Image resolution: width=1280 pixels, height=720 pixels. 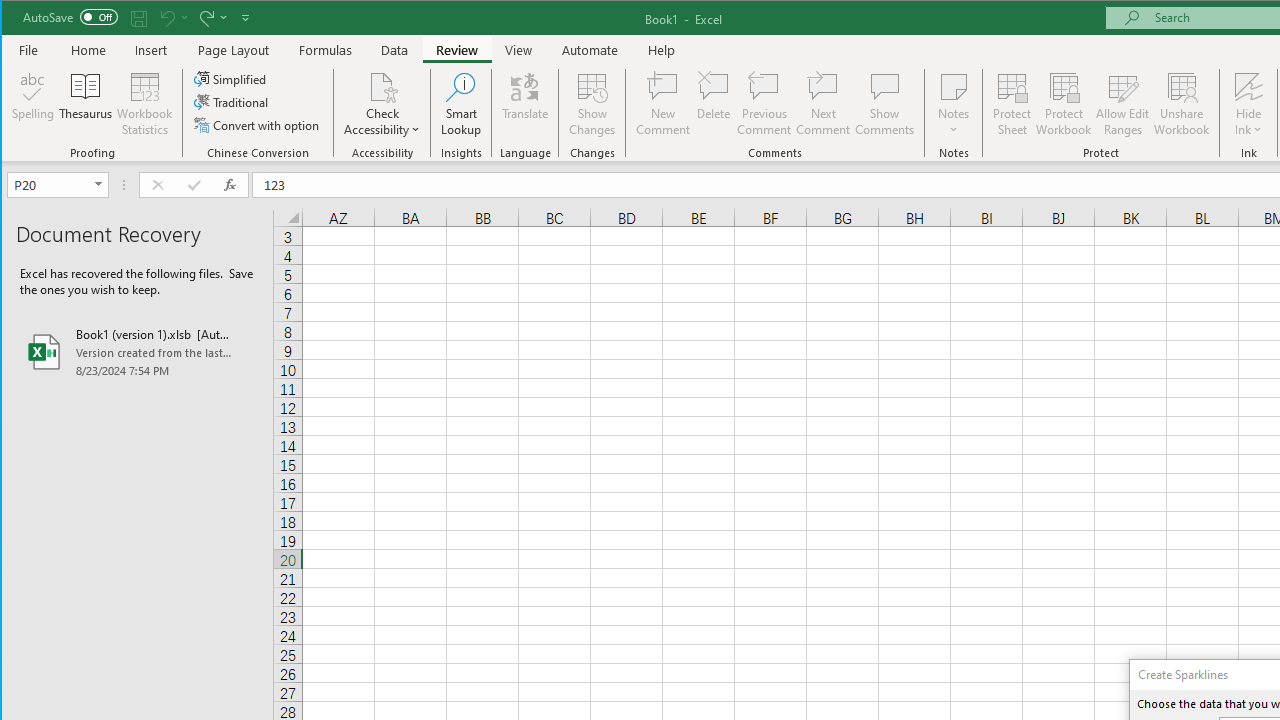 I want to click on 'New Comment', so click(x=663, y=104).